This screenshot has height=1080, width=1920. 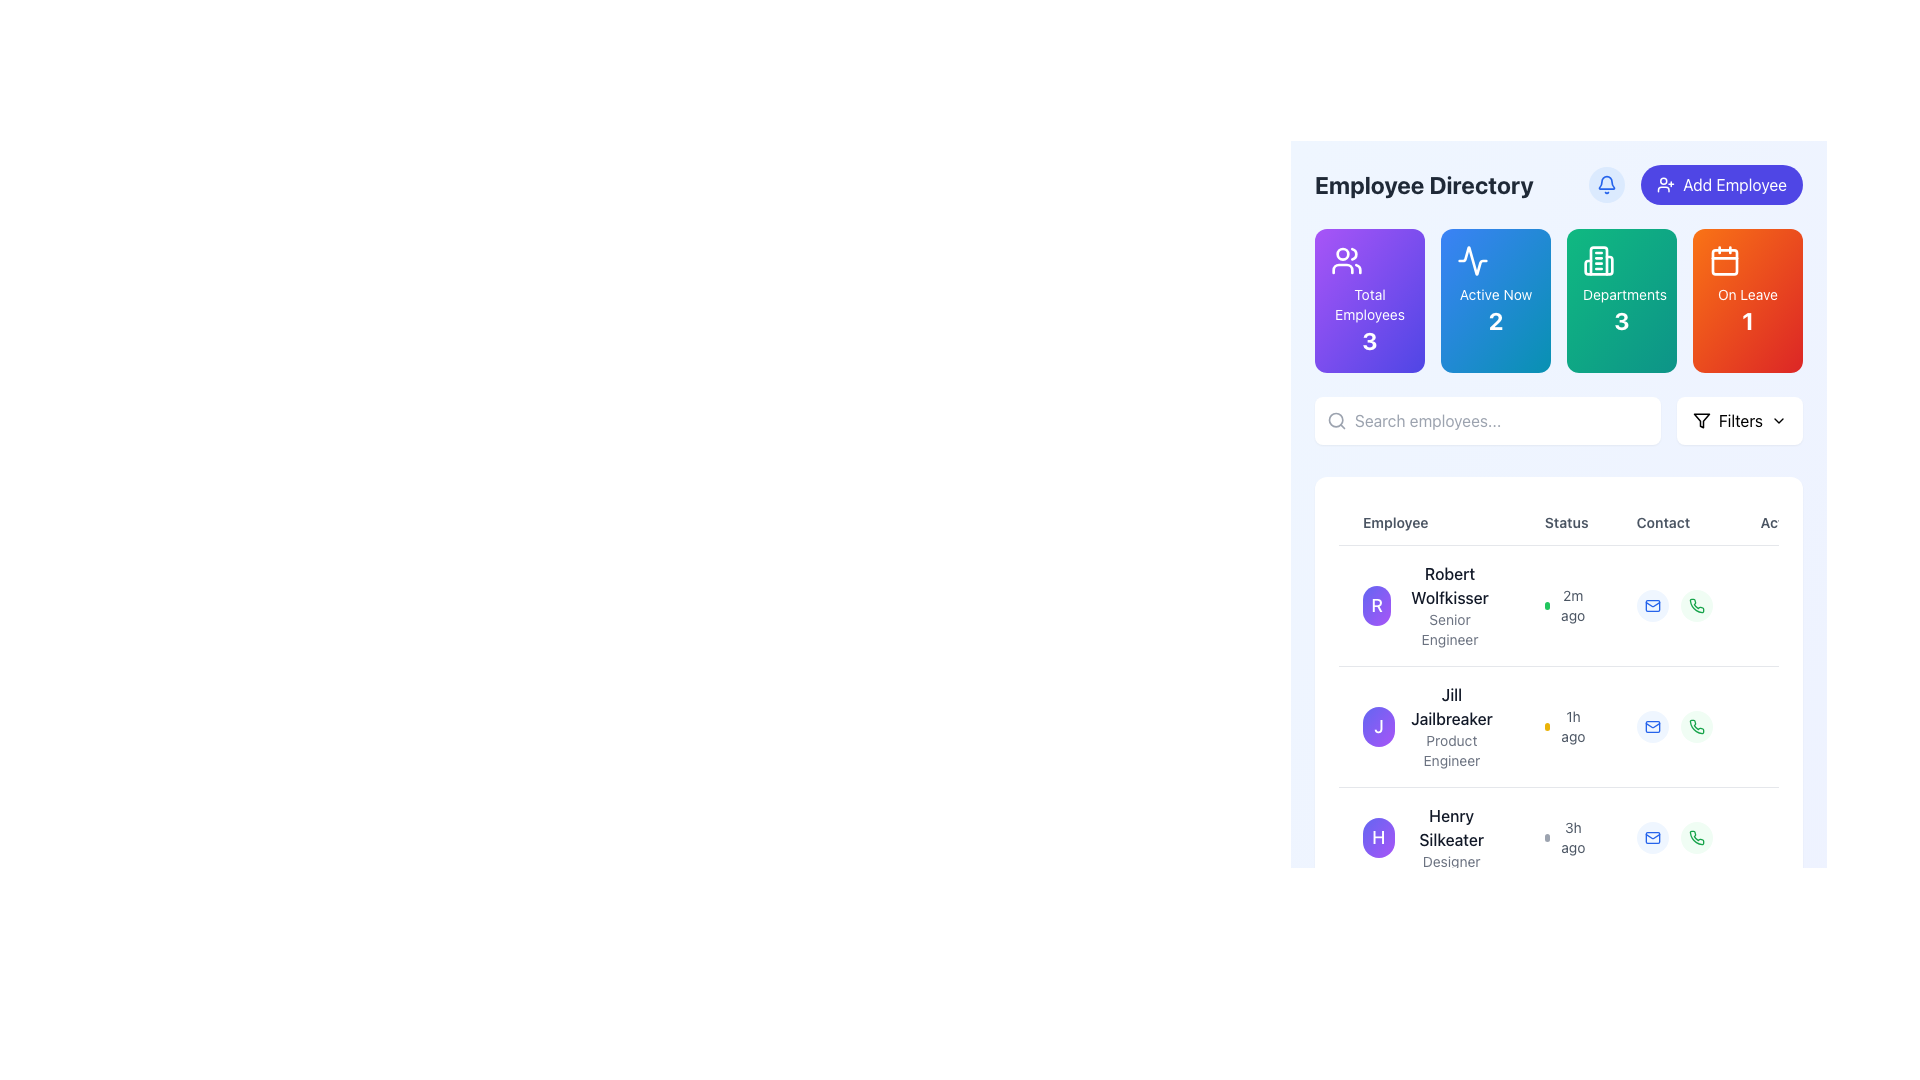 What do you see at coordinates (1565, 837) in the screenshot?
I see `the '3h ago' label next to the circular dot in the 'Status' column for 'Henry Silkeater'` at bounding box center [1565, 837].